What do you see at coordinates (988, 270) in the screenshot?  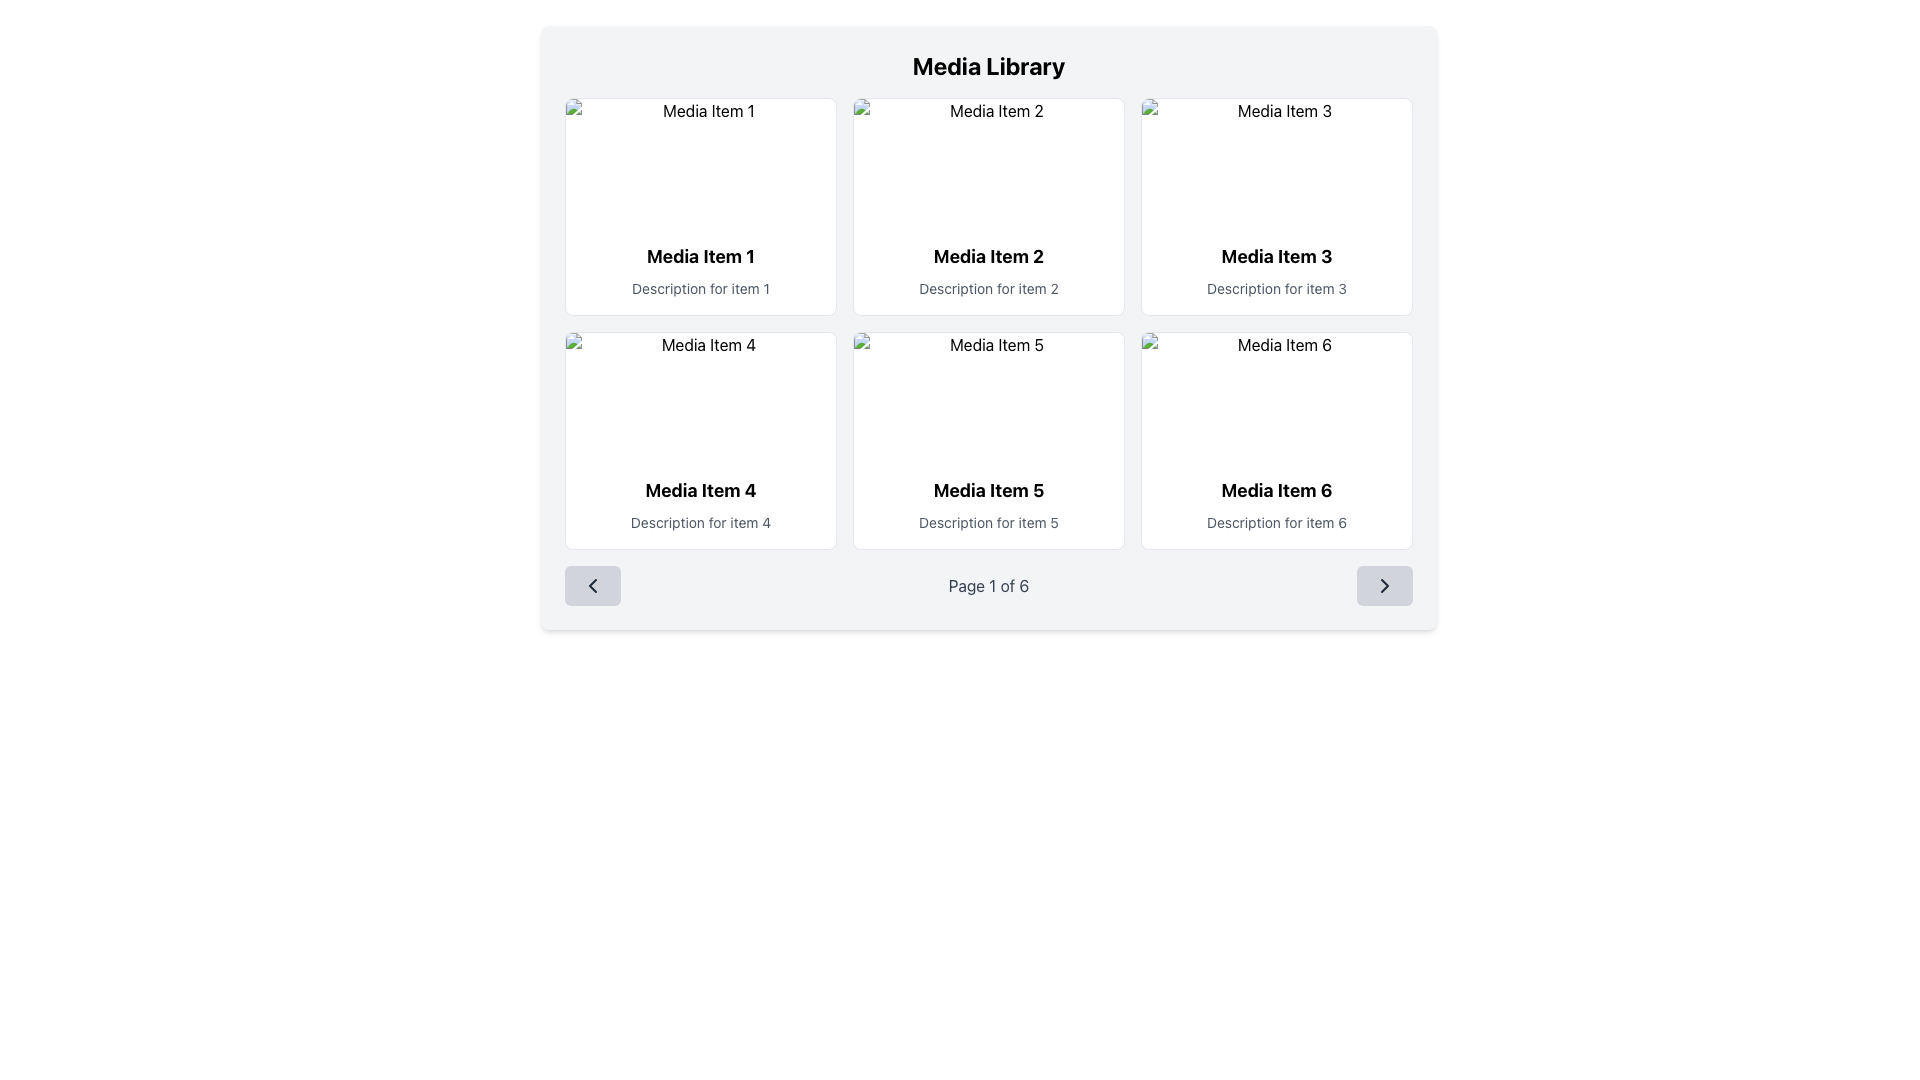 I see `the Informational text block located in the second column of the first row within a 3x2 grid, which provides a title and a short description for a media item` at bounding box center [988, 270].